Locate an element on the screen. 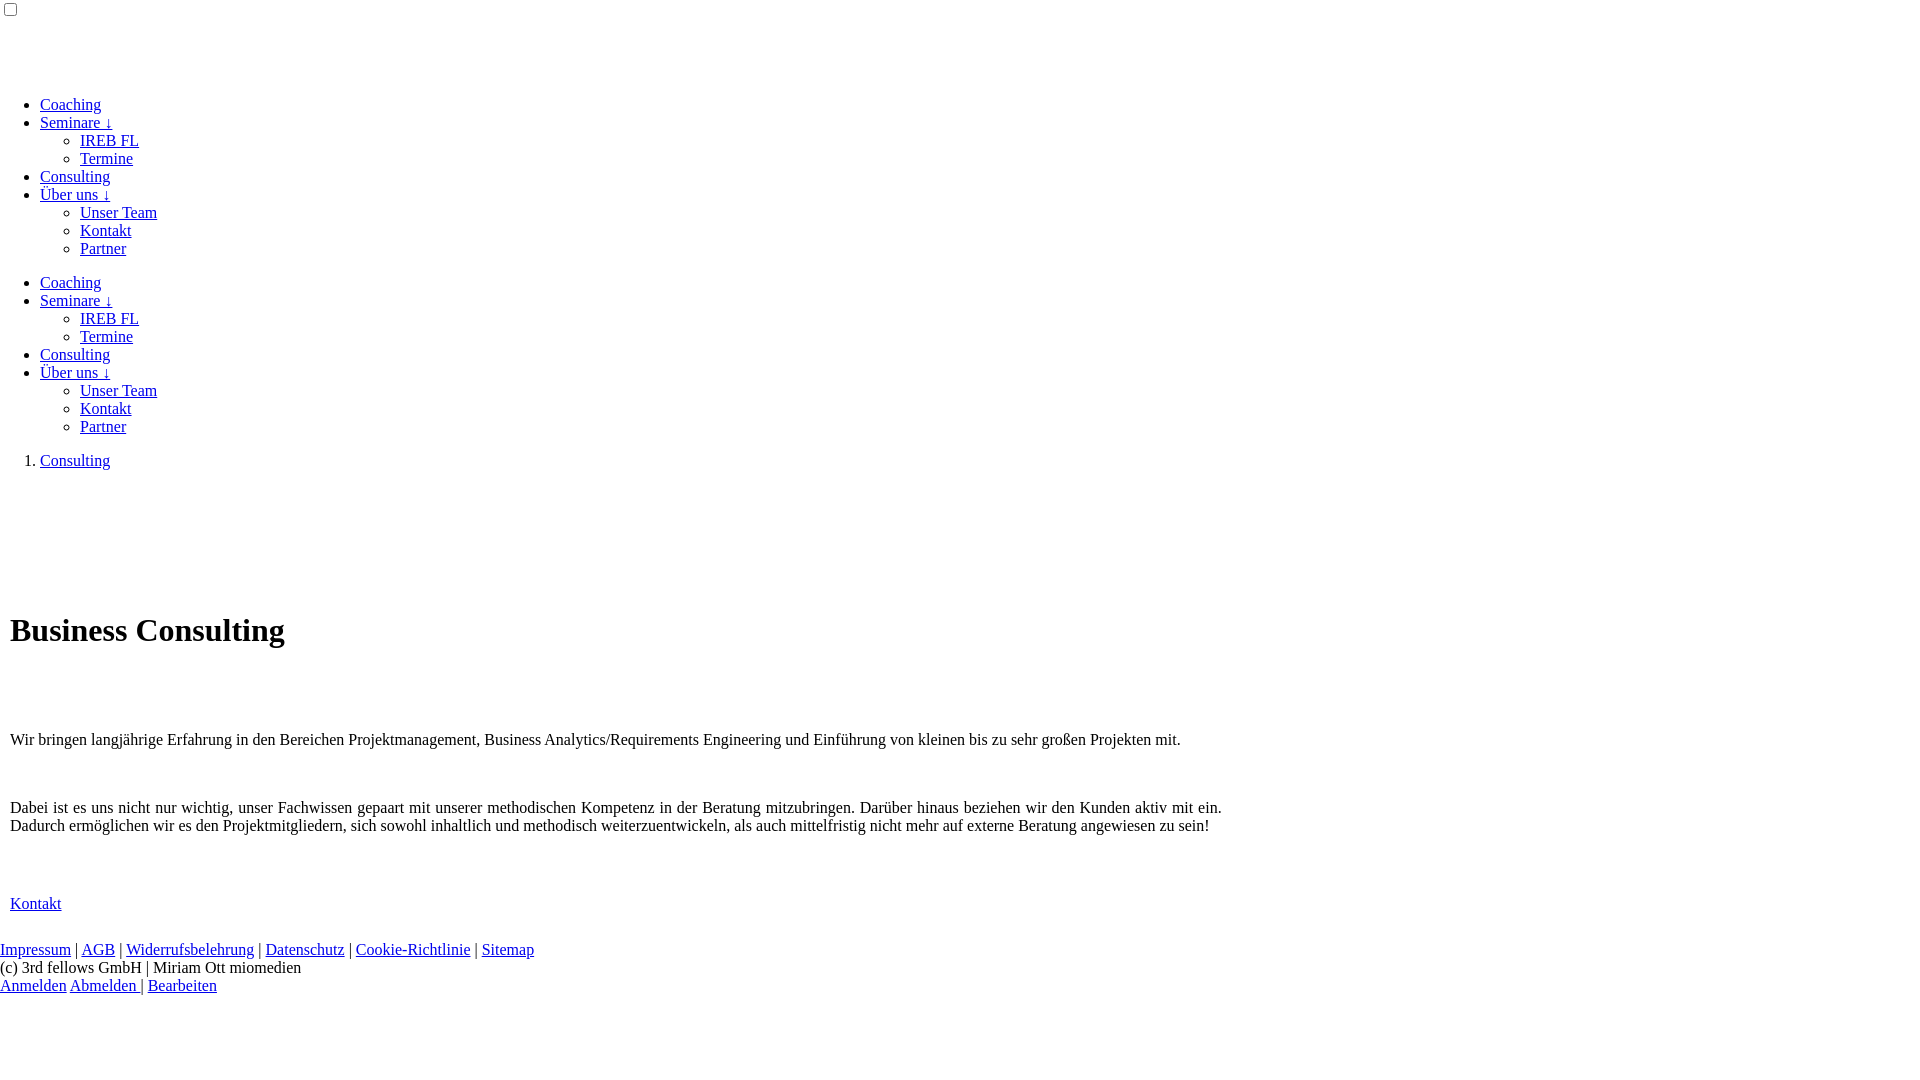 This screenshot has height=1080, width=1920. 'Termine' is located at coordinates (105, 335).